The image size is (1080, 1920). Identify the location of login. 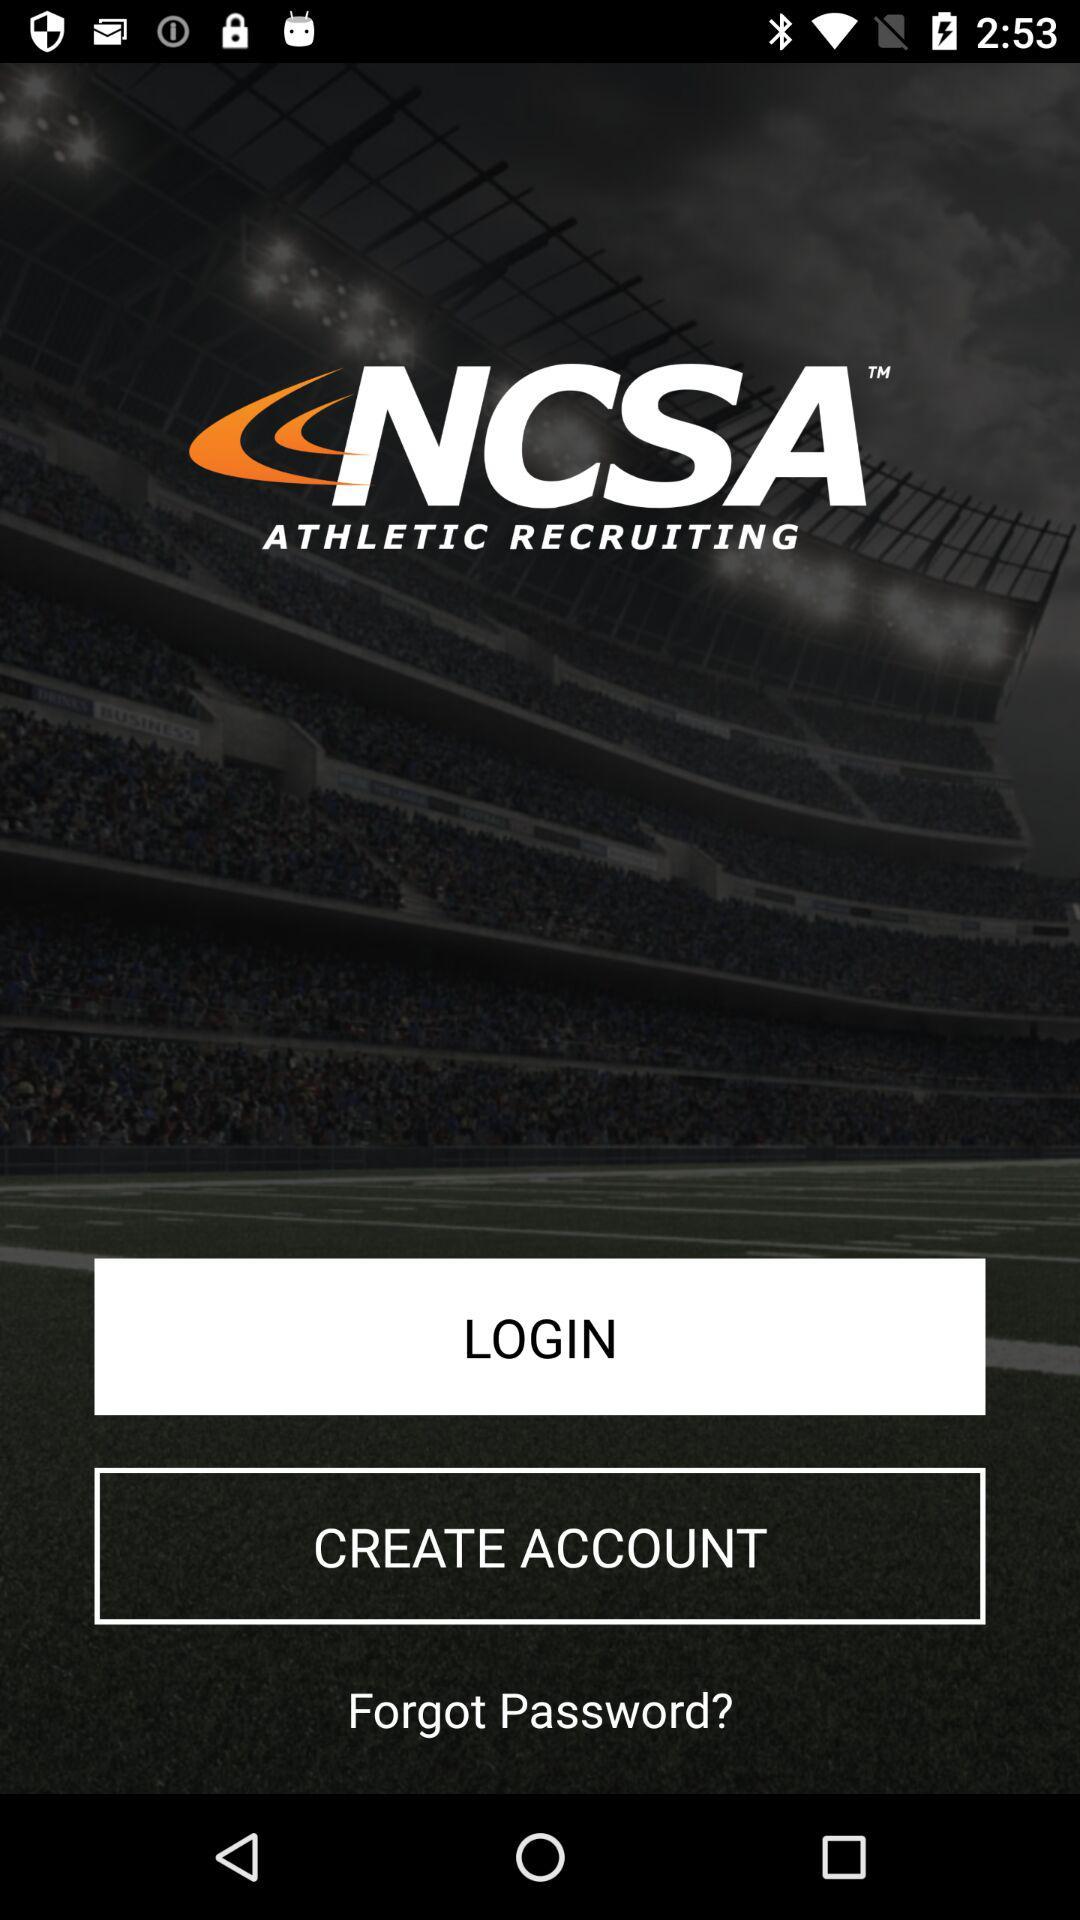
(540, 1336).